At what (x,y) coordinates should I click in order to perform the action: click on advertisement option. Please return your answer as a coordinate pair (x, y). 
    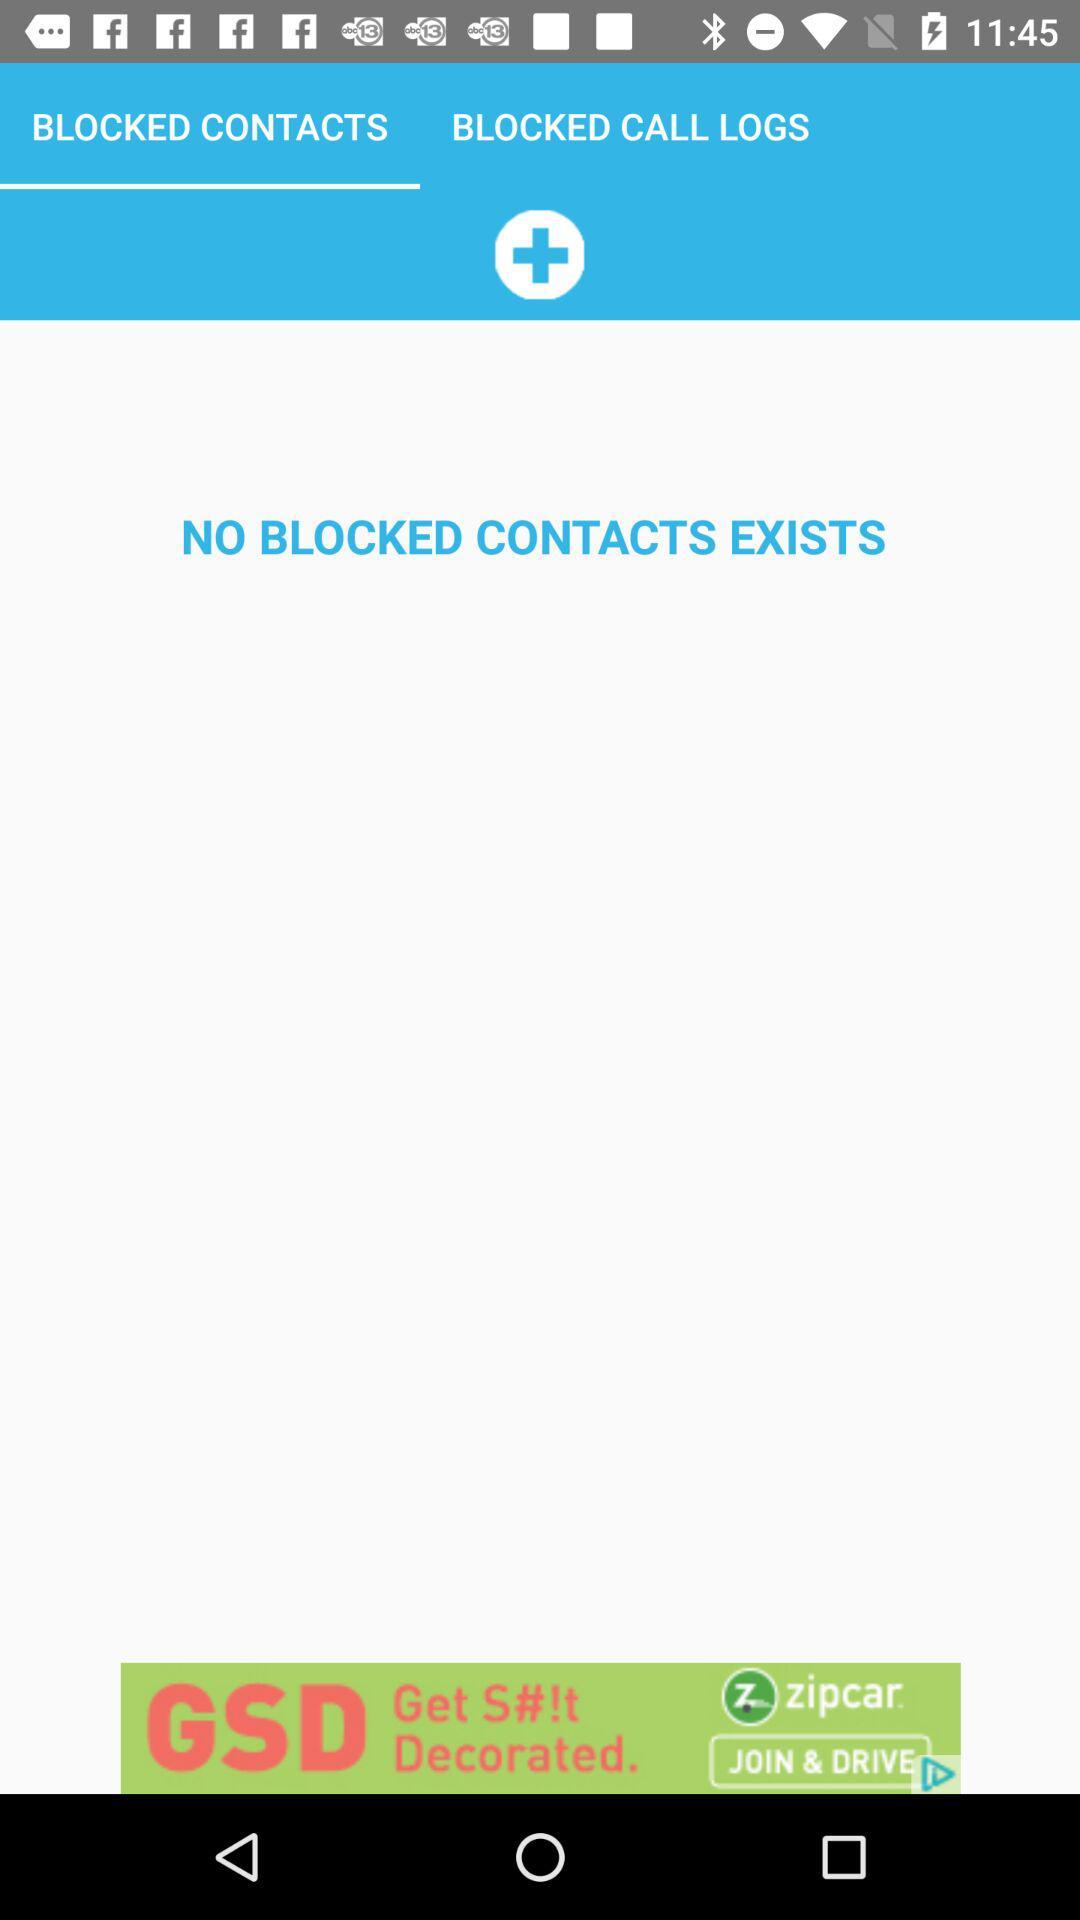
    Looking at the image, I should click on (540, 1727).